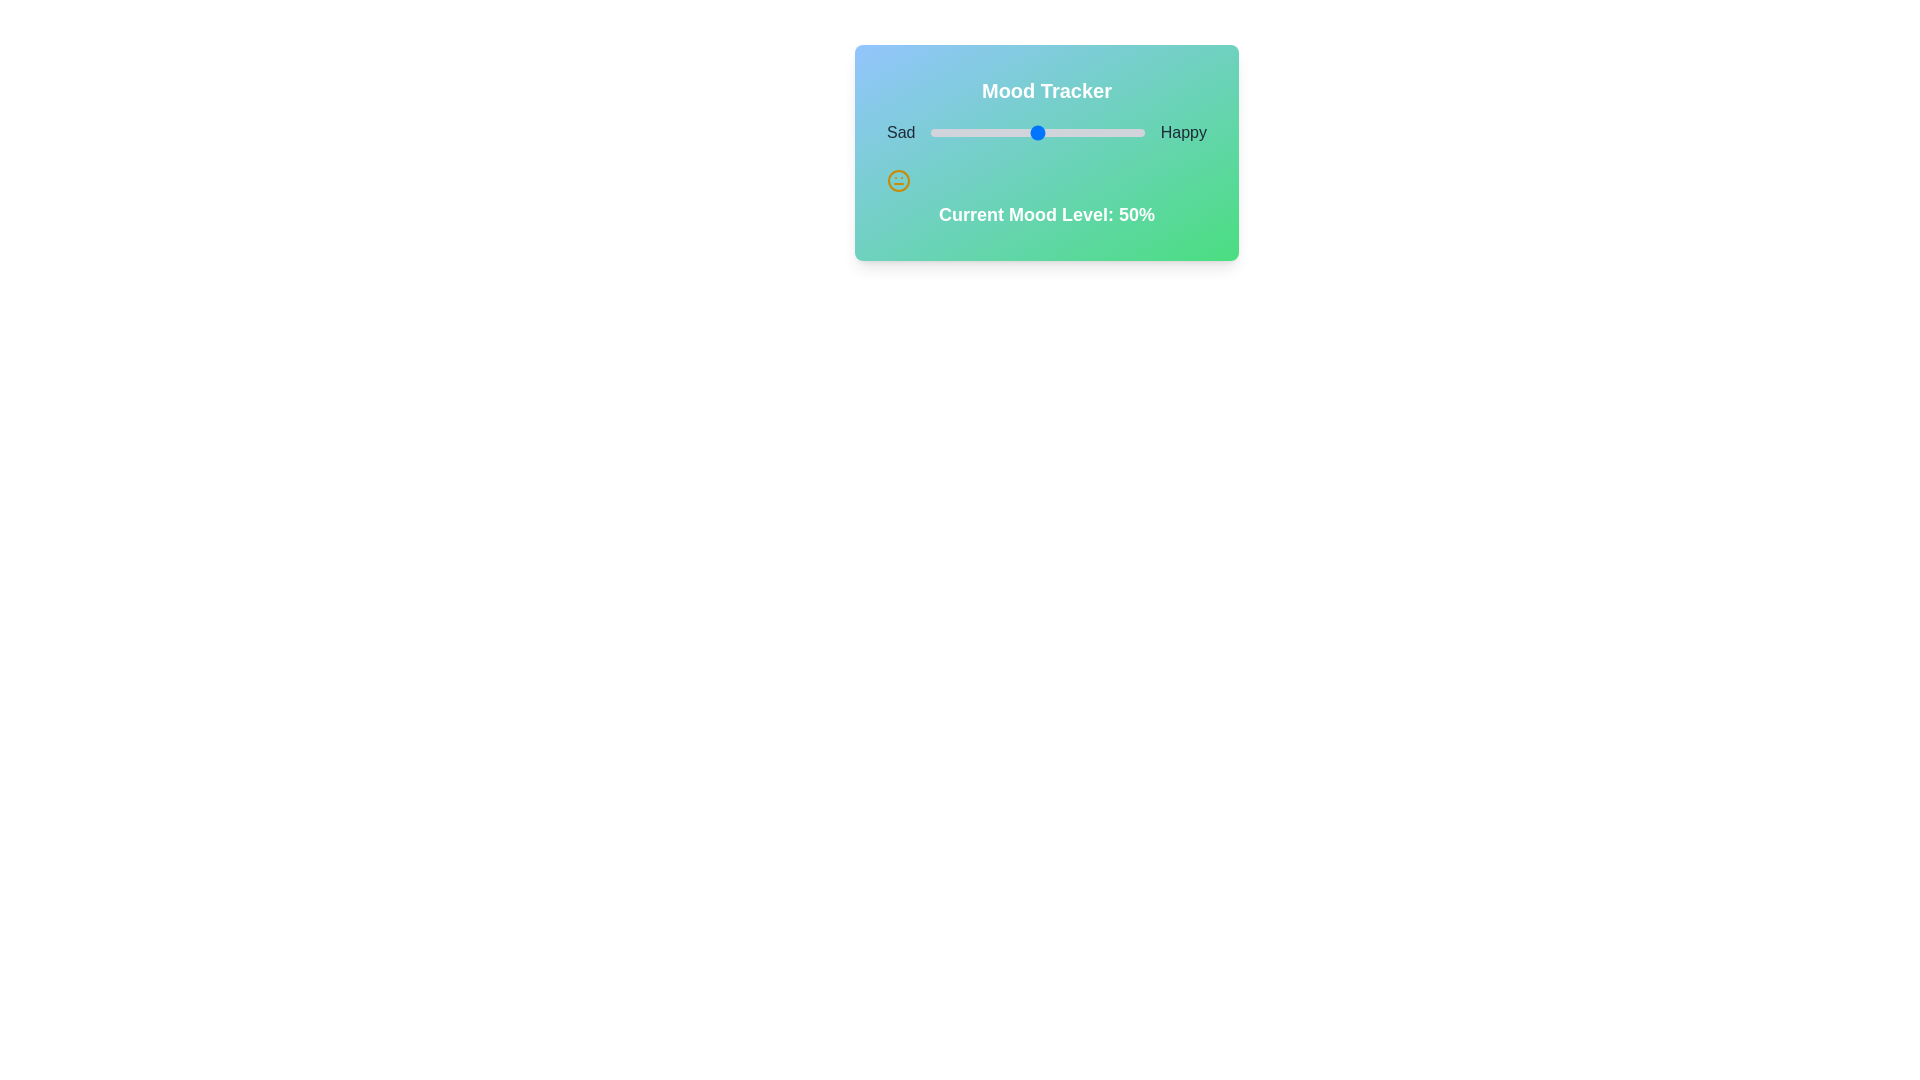 The width and height of the screenshot is (1920, 1080). I want to click on the mood slider to set the mood value to 79, so click(1098, 132).